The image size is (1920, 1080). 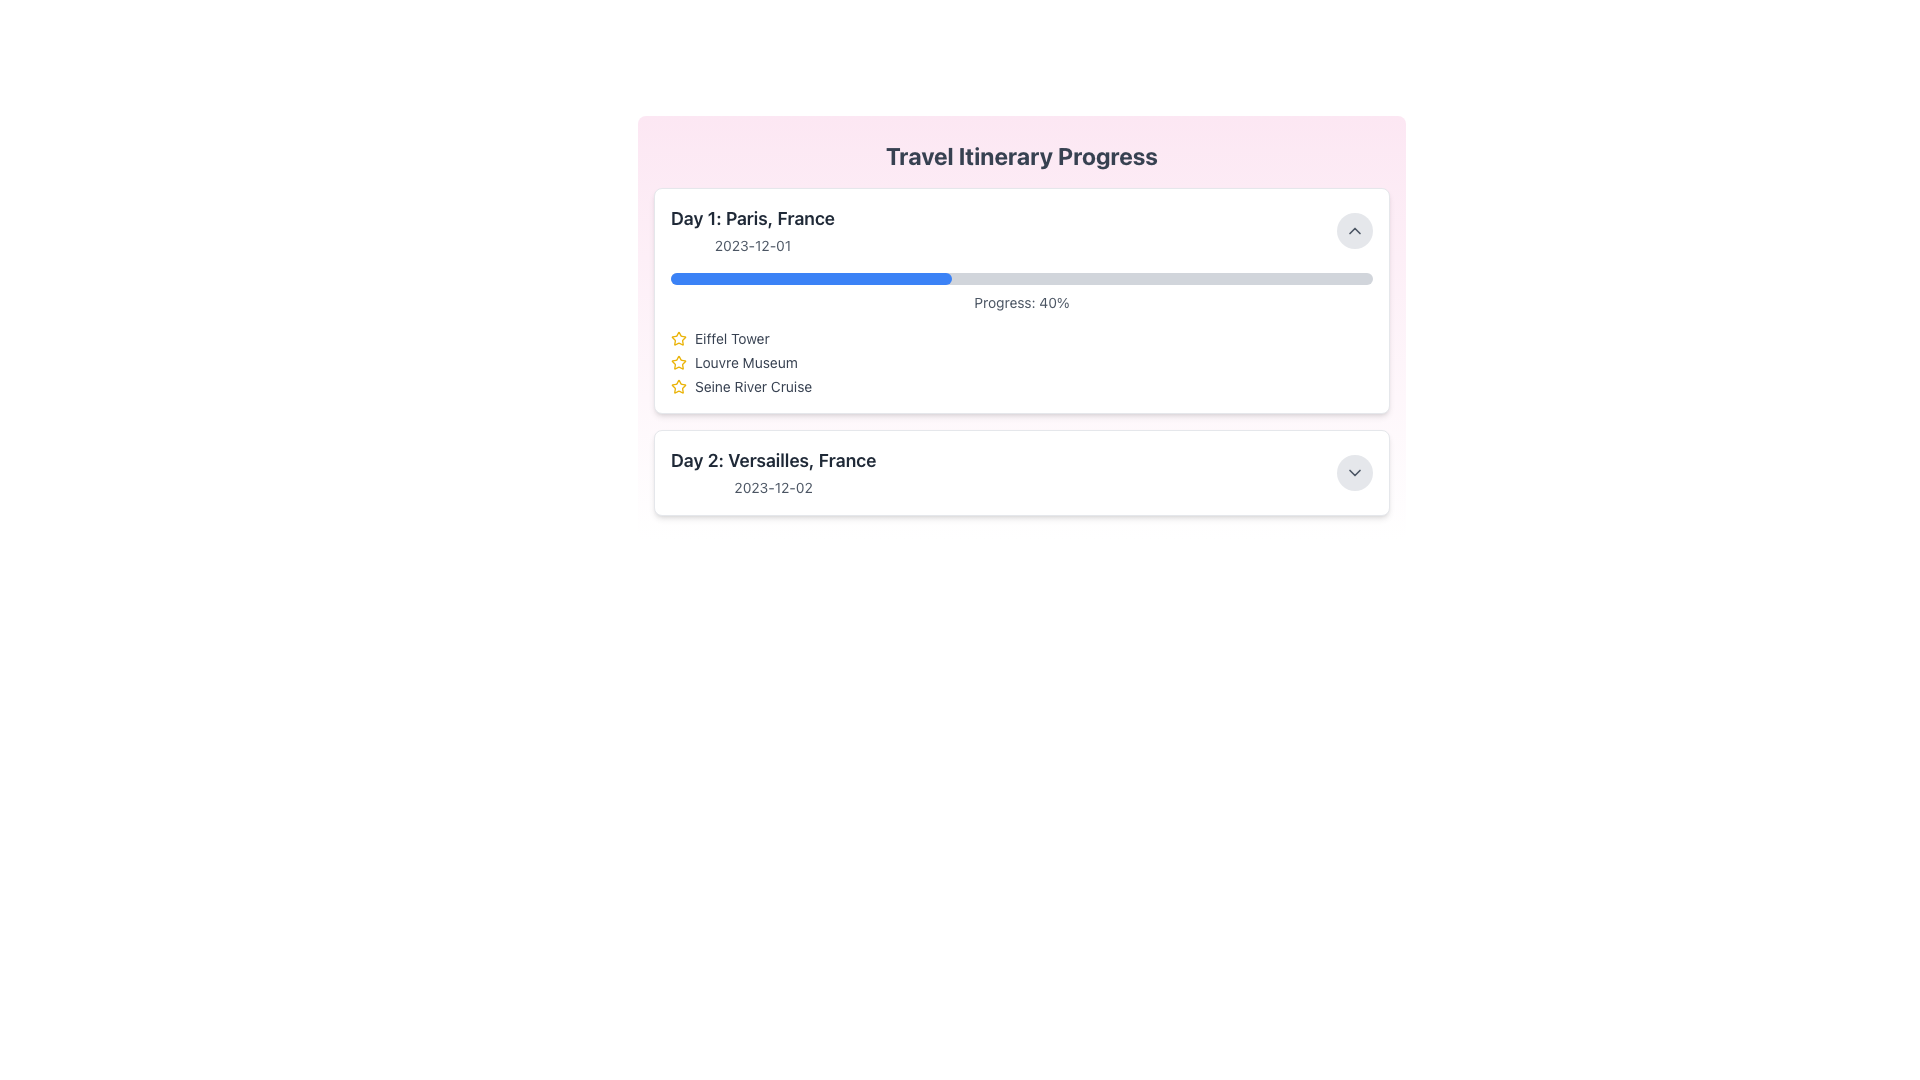 I want to click on the first star icon to the left of the text 'Eiffel Tower' in the list of 'Day 1: Paris, France' activities, so click(x=678, y=338).